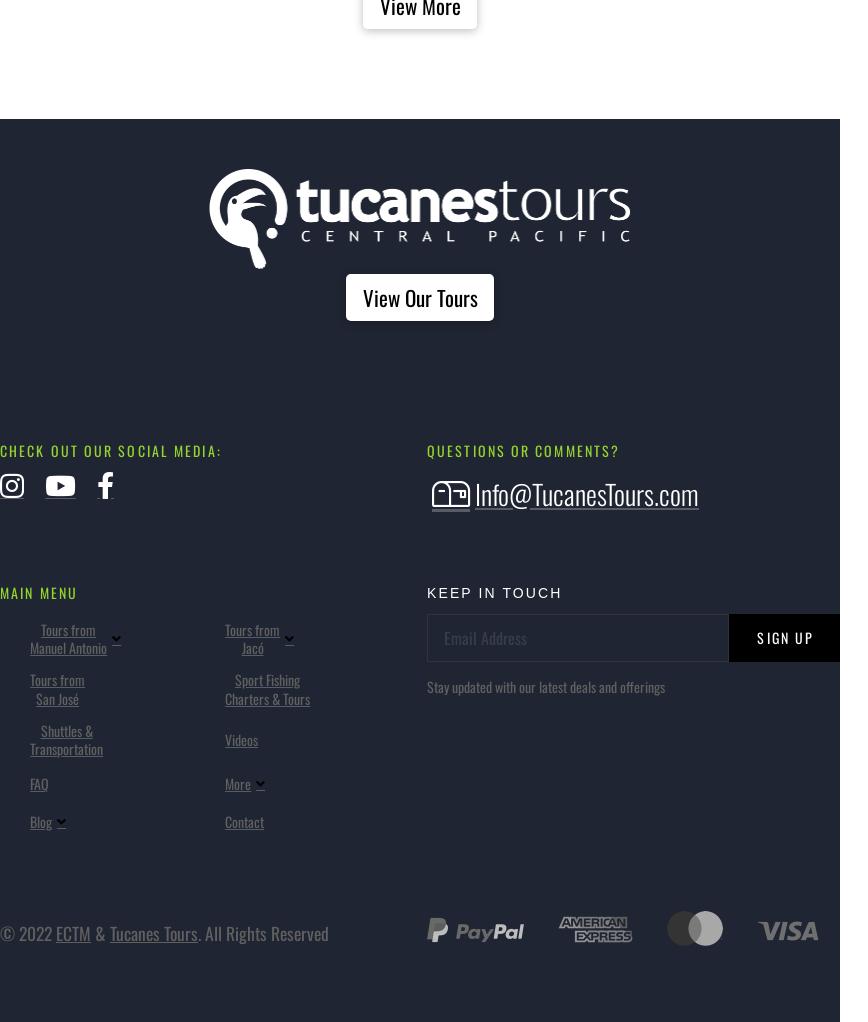 The height and width of the screenshot is (1022, 868). What do you see at coordinates (327, 420) in the screenshot?
I see `'Horseback Riding Jaco'` at bounding box center [327, 420].